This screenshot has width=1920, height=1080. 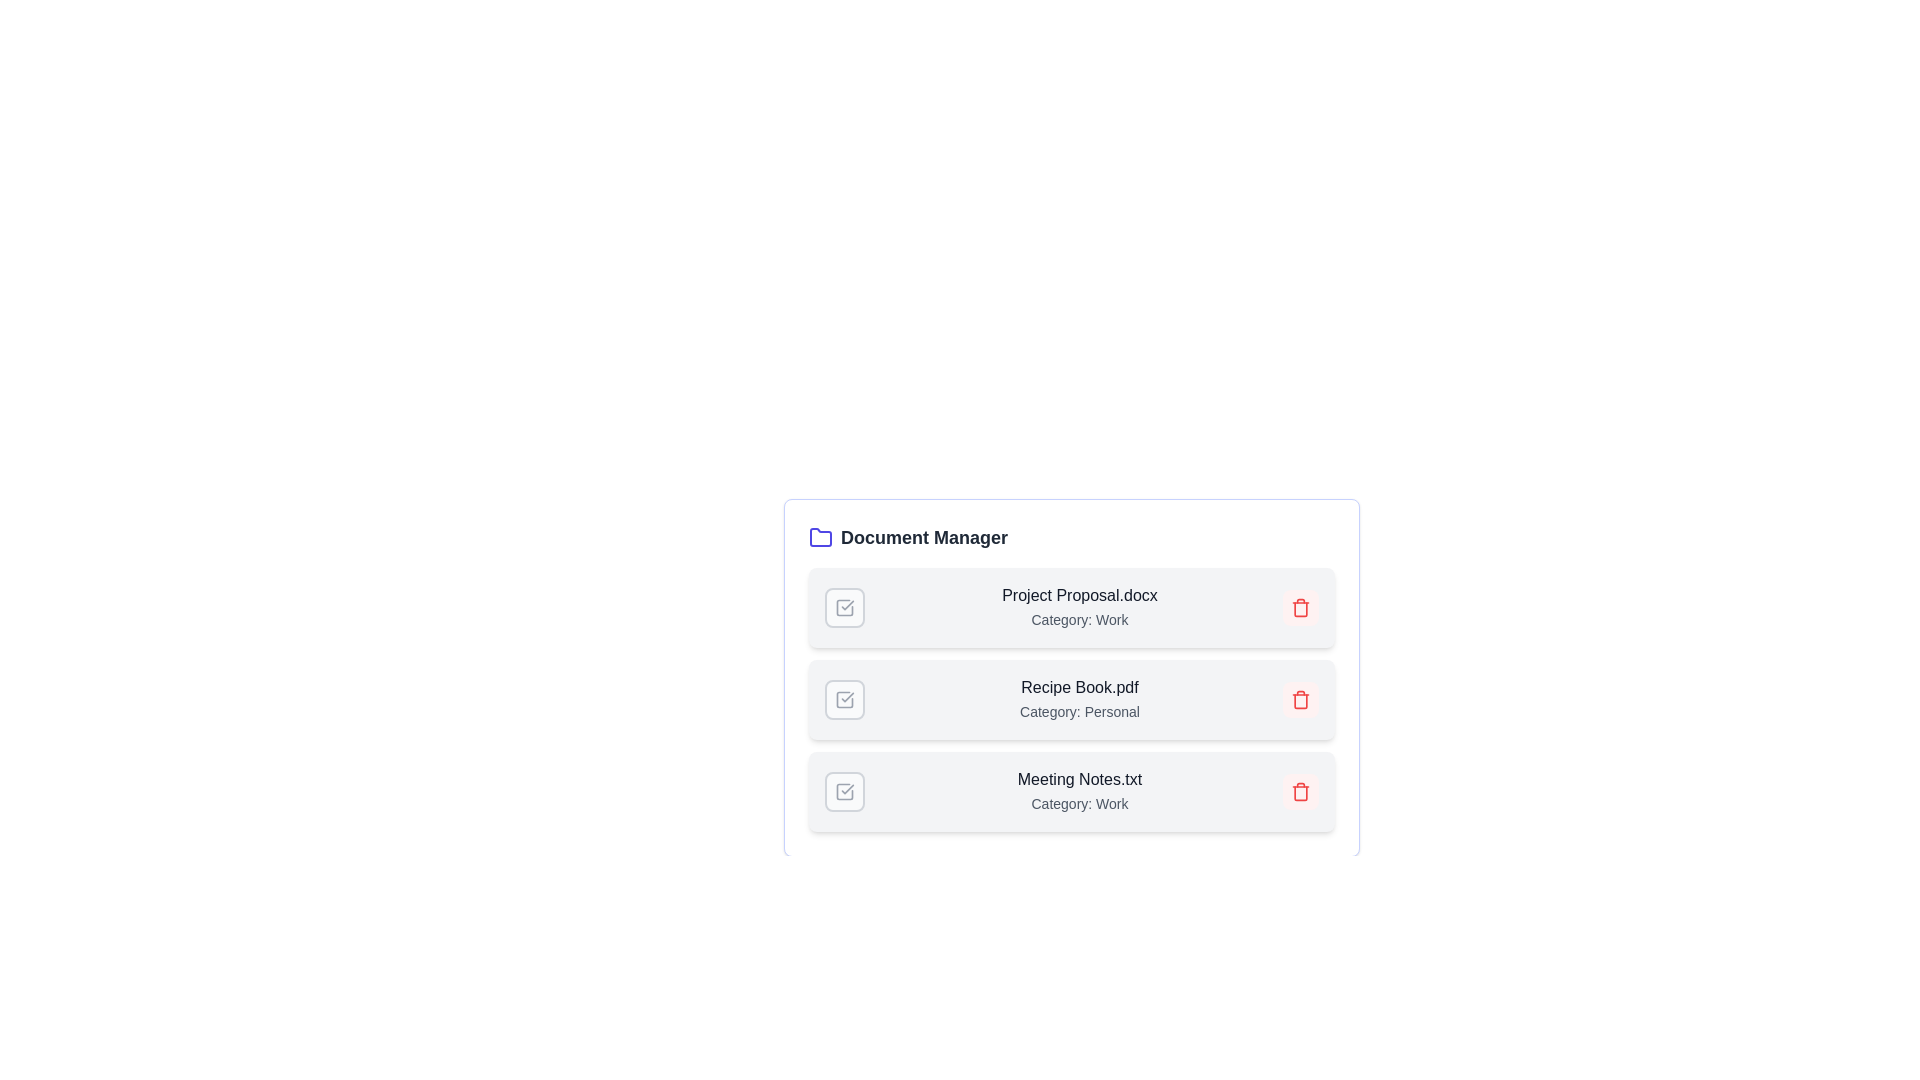 What do you see at coordinates (844, 790) in the screenshot?
I see `the checkbox icon located in the third row of the 'Document Manager' section` at bounding box center [844, 790].